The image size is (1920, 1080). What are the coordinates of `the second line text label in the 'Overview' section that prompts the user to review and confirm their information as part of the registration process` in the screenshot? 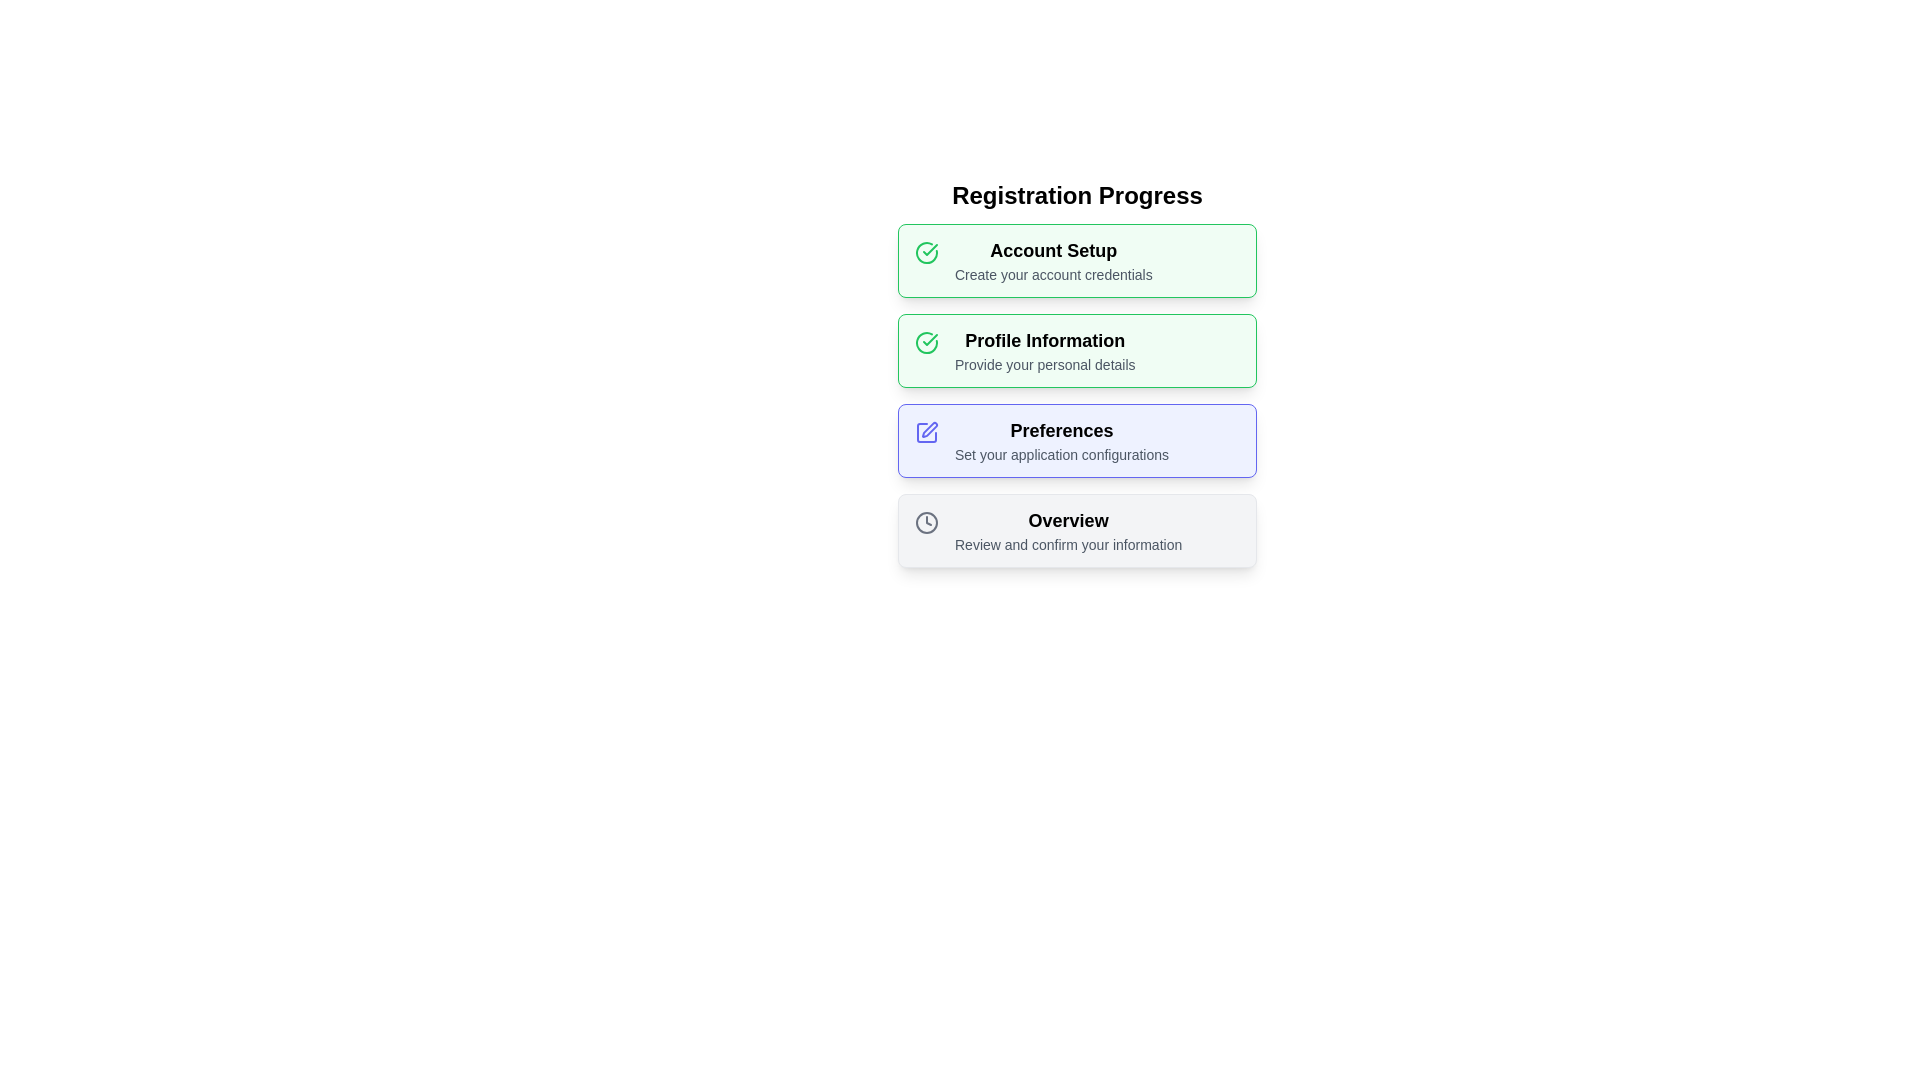 It's located at (1067, 544).